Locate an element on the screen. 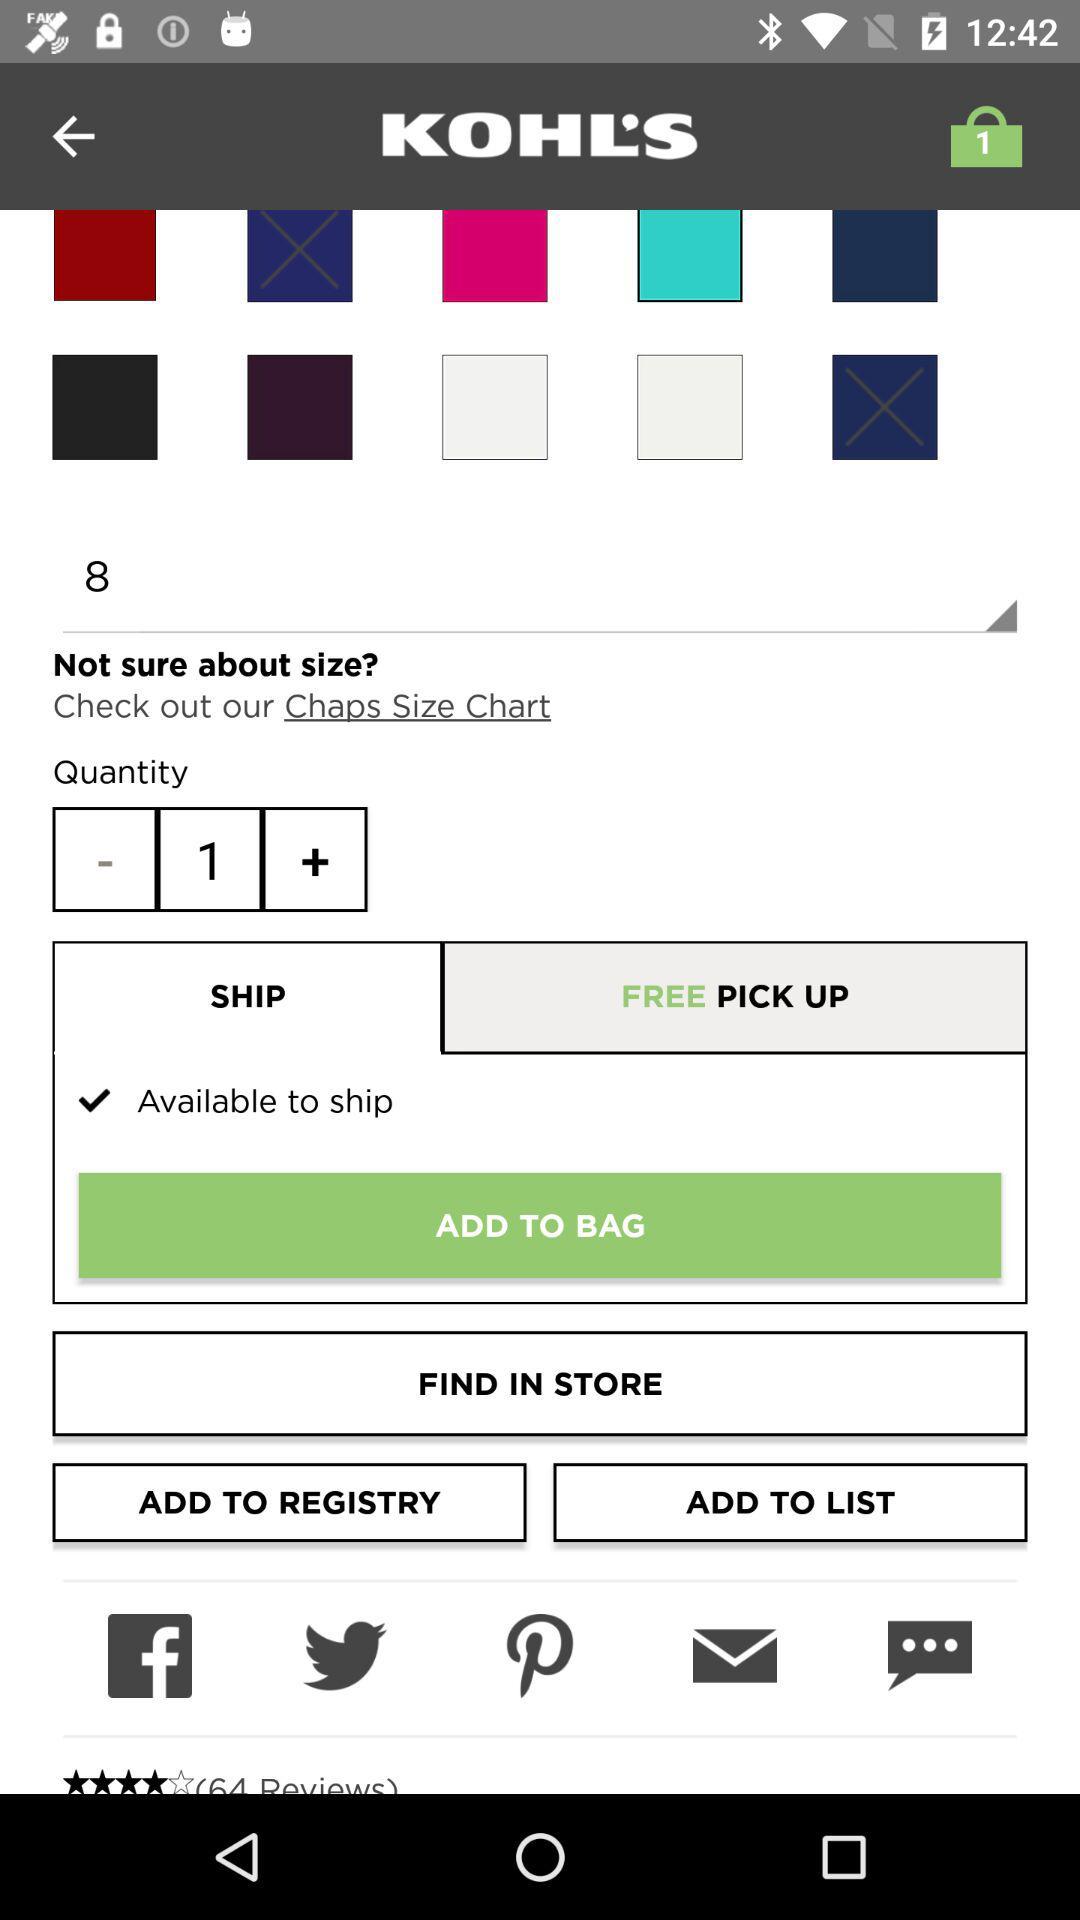  return to previous page is located at coordinates (72, 135).